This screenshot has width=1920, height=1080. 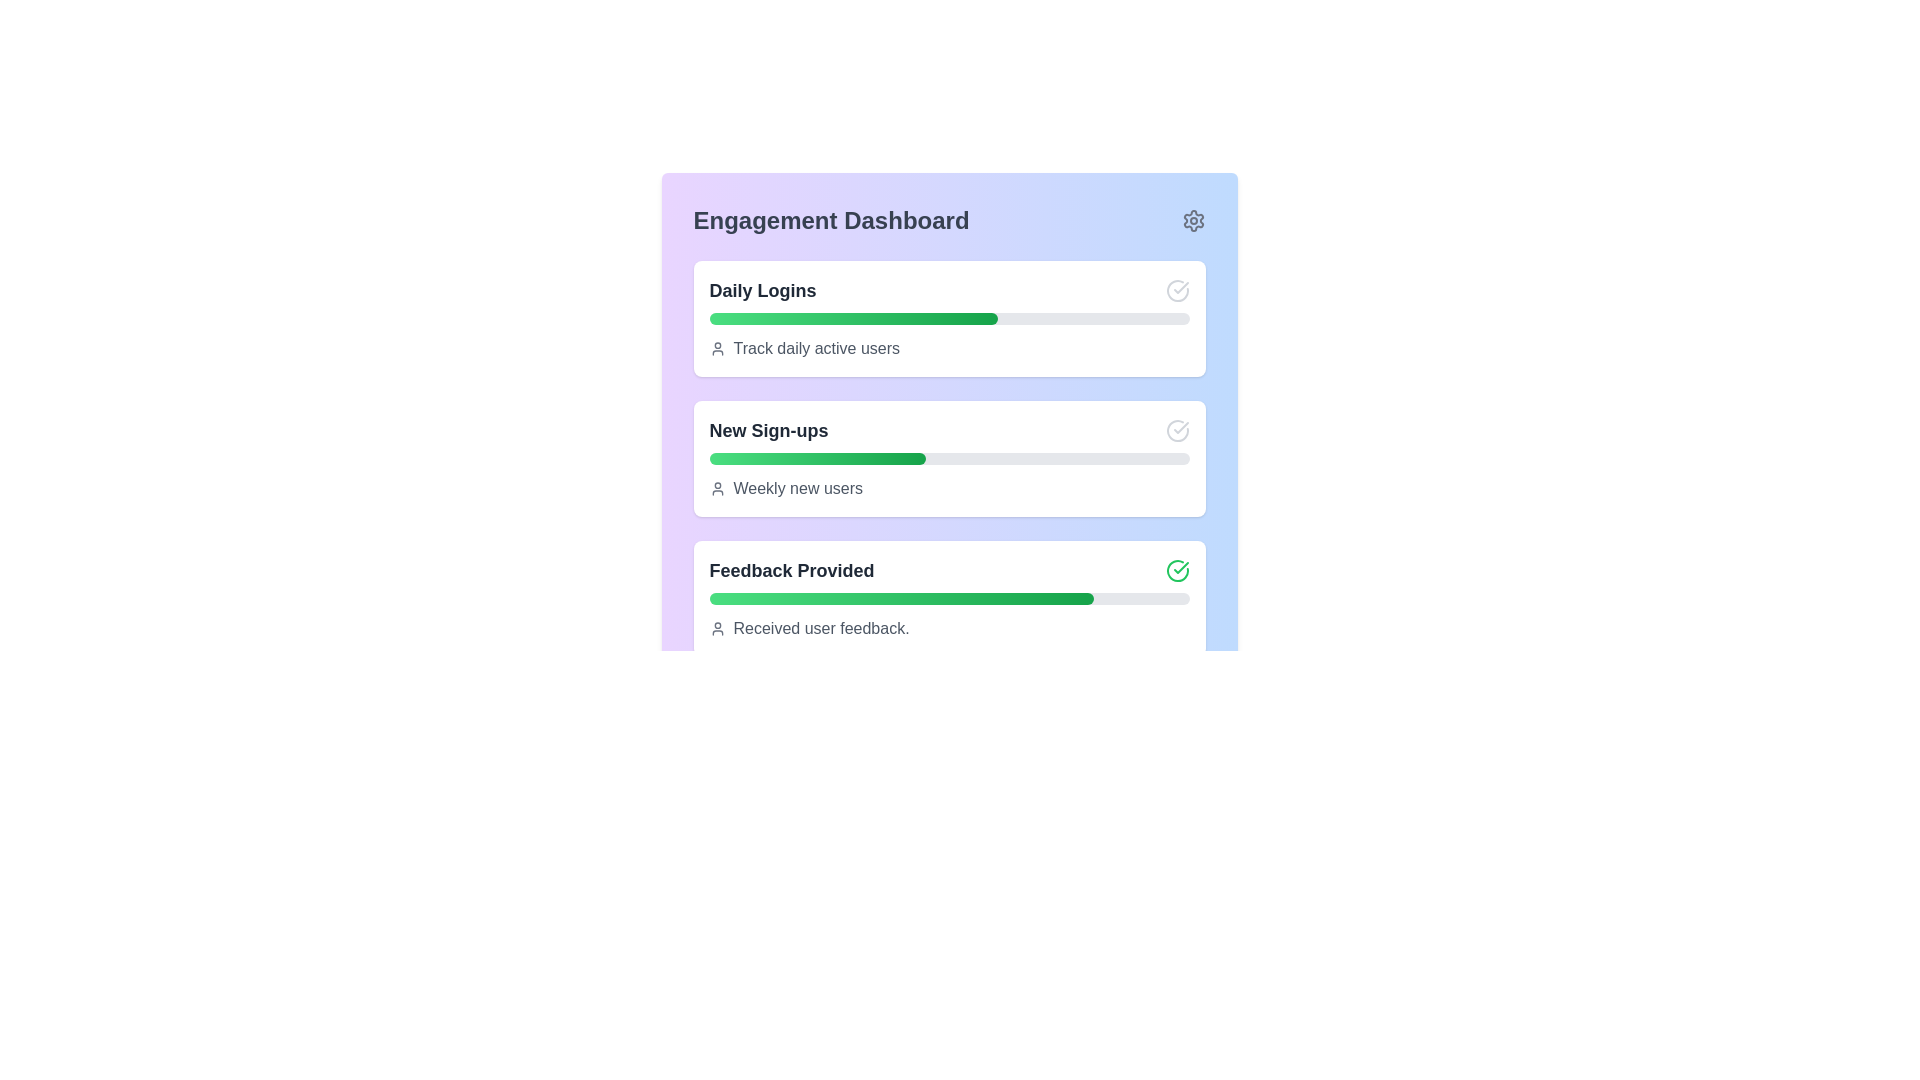 I want to click on the third card titled 'Feedback Provided' in the Engagement Dashboard, which has a white background, rounded corners, and displays a green checkmark icon, so click(x=948, y=597).